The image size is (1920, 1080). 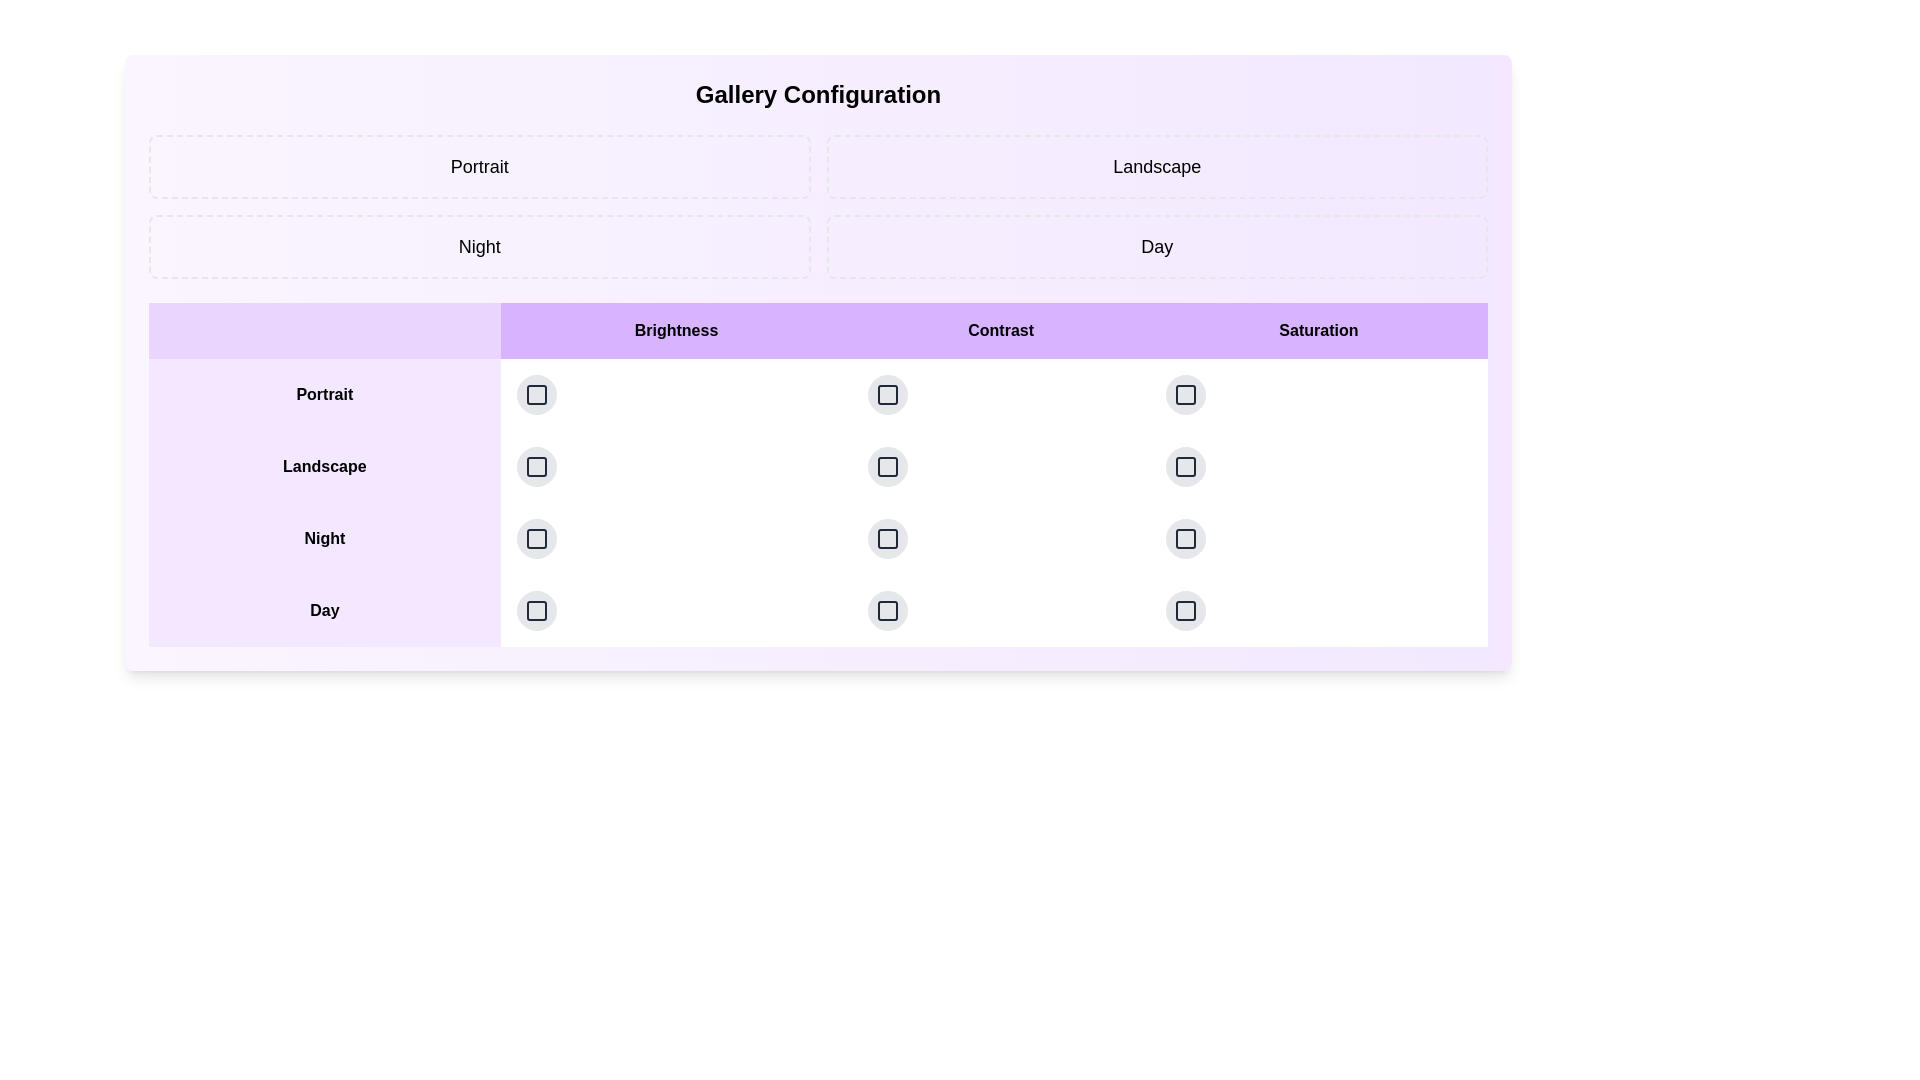 I want to click on the square icon located in the bottom-right cell of the 'Saturation' column and 'Day' row, so click(x=1185, y=609).